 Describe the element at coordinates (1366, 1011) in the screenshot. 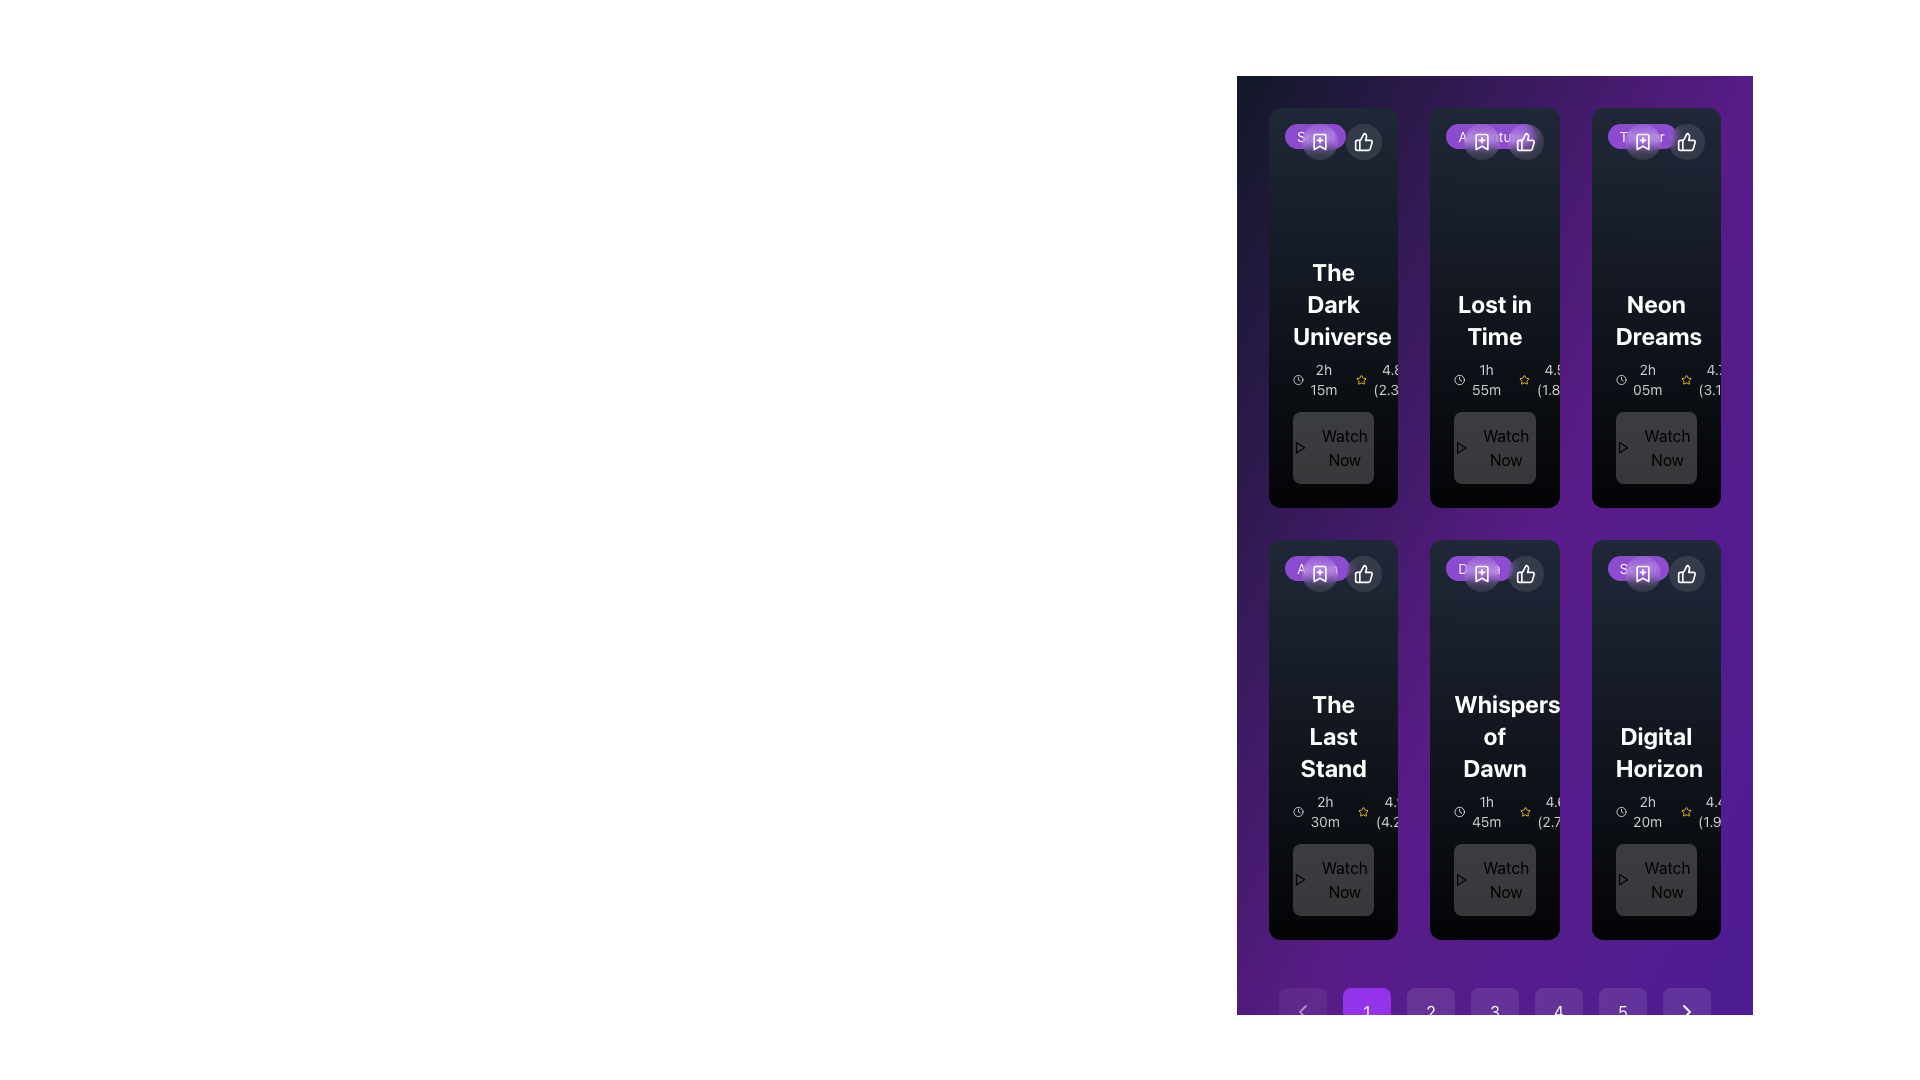

I see `the first pagination button located at the bottom center of the interface` at that location.